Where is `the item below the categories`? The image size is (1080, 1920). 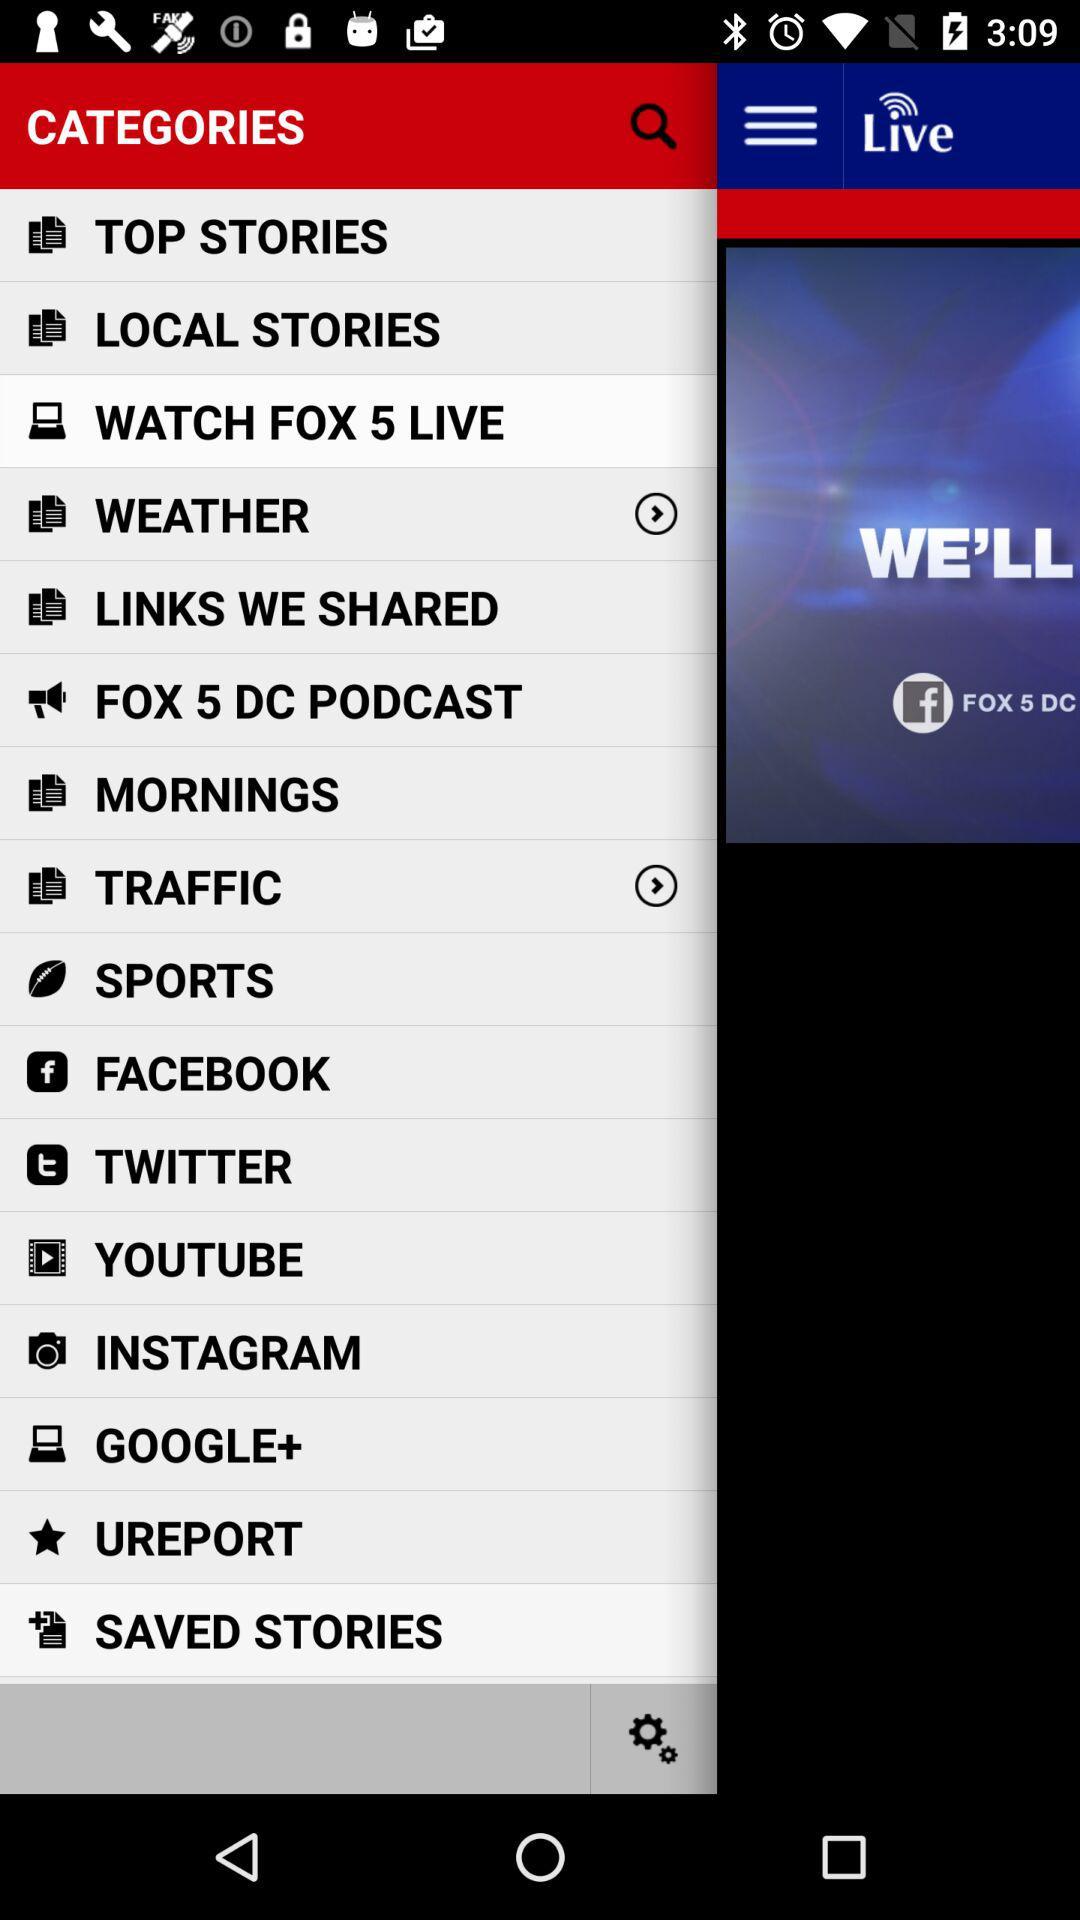
the item below the categories is located at coordinates (240, 235).